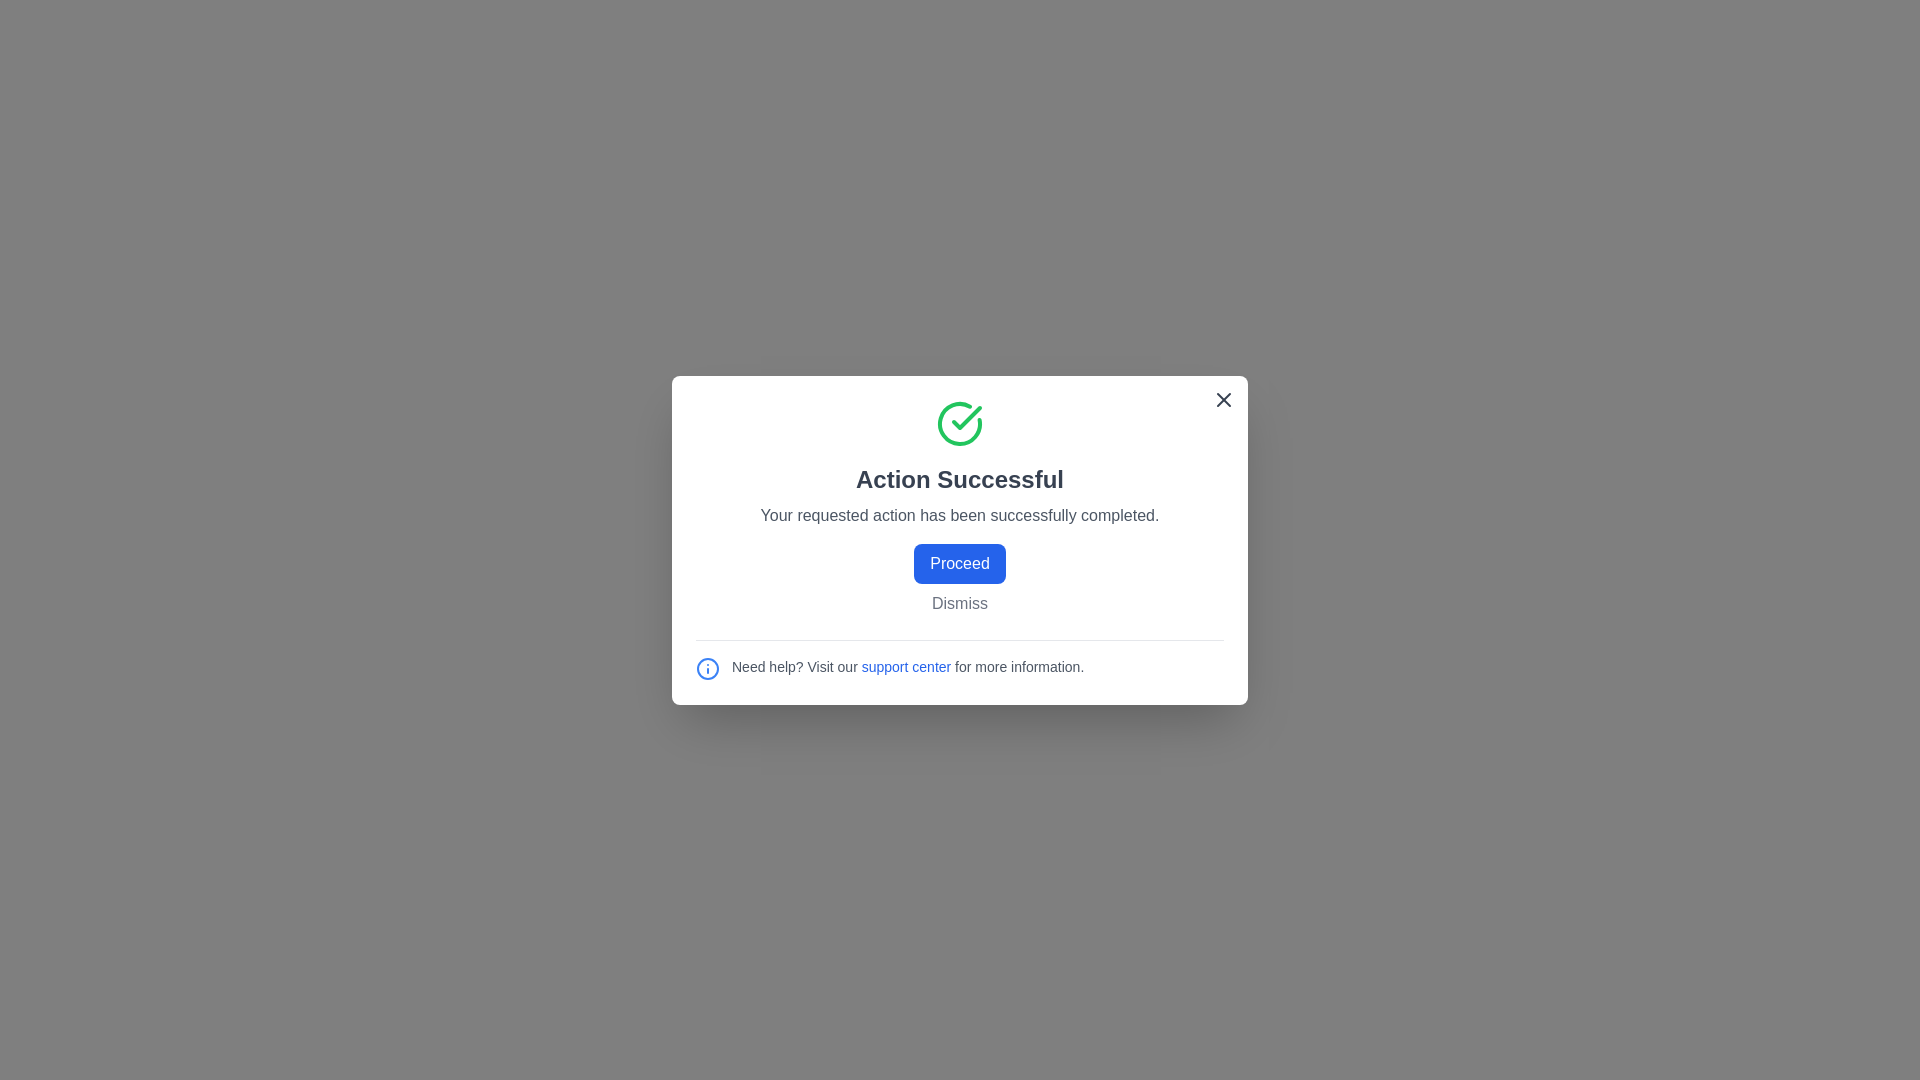 The height and width of the screenshot is (1080, 1920). I want to click on the hyperlink located in the help prompt at the bottom of the modal dialog box, so click(960, 667).